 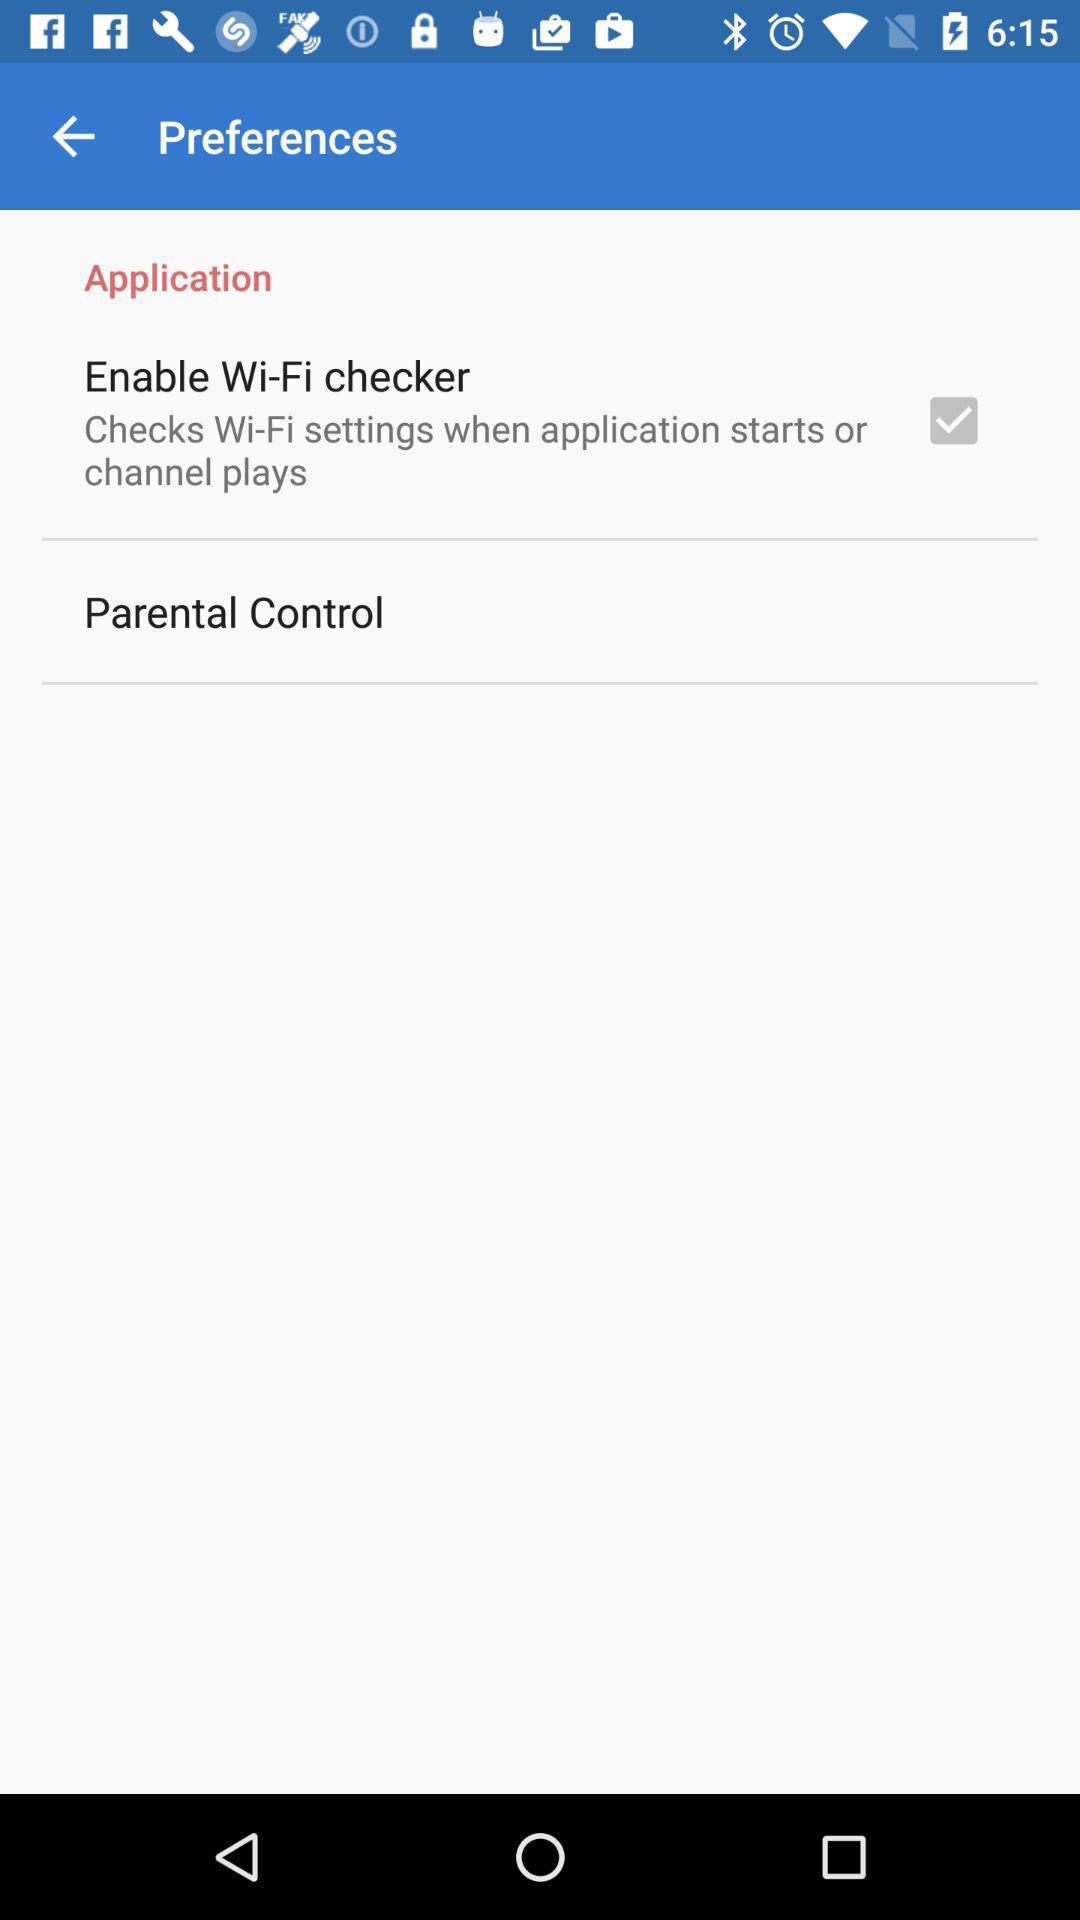 What do you see at coordinates (233, 610) in the screenshot?
I see `the item below checks wi fi icon` at bounding box center [233, 610].